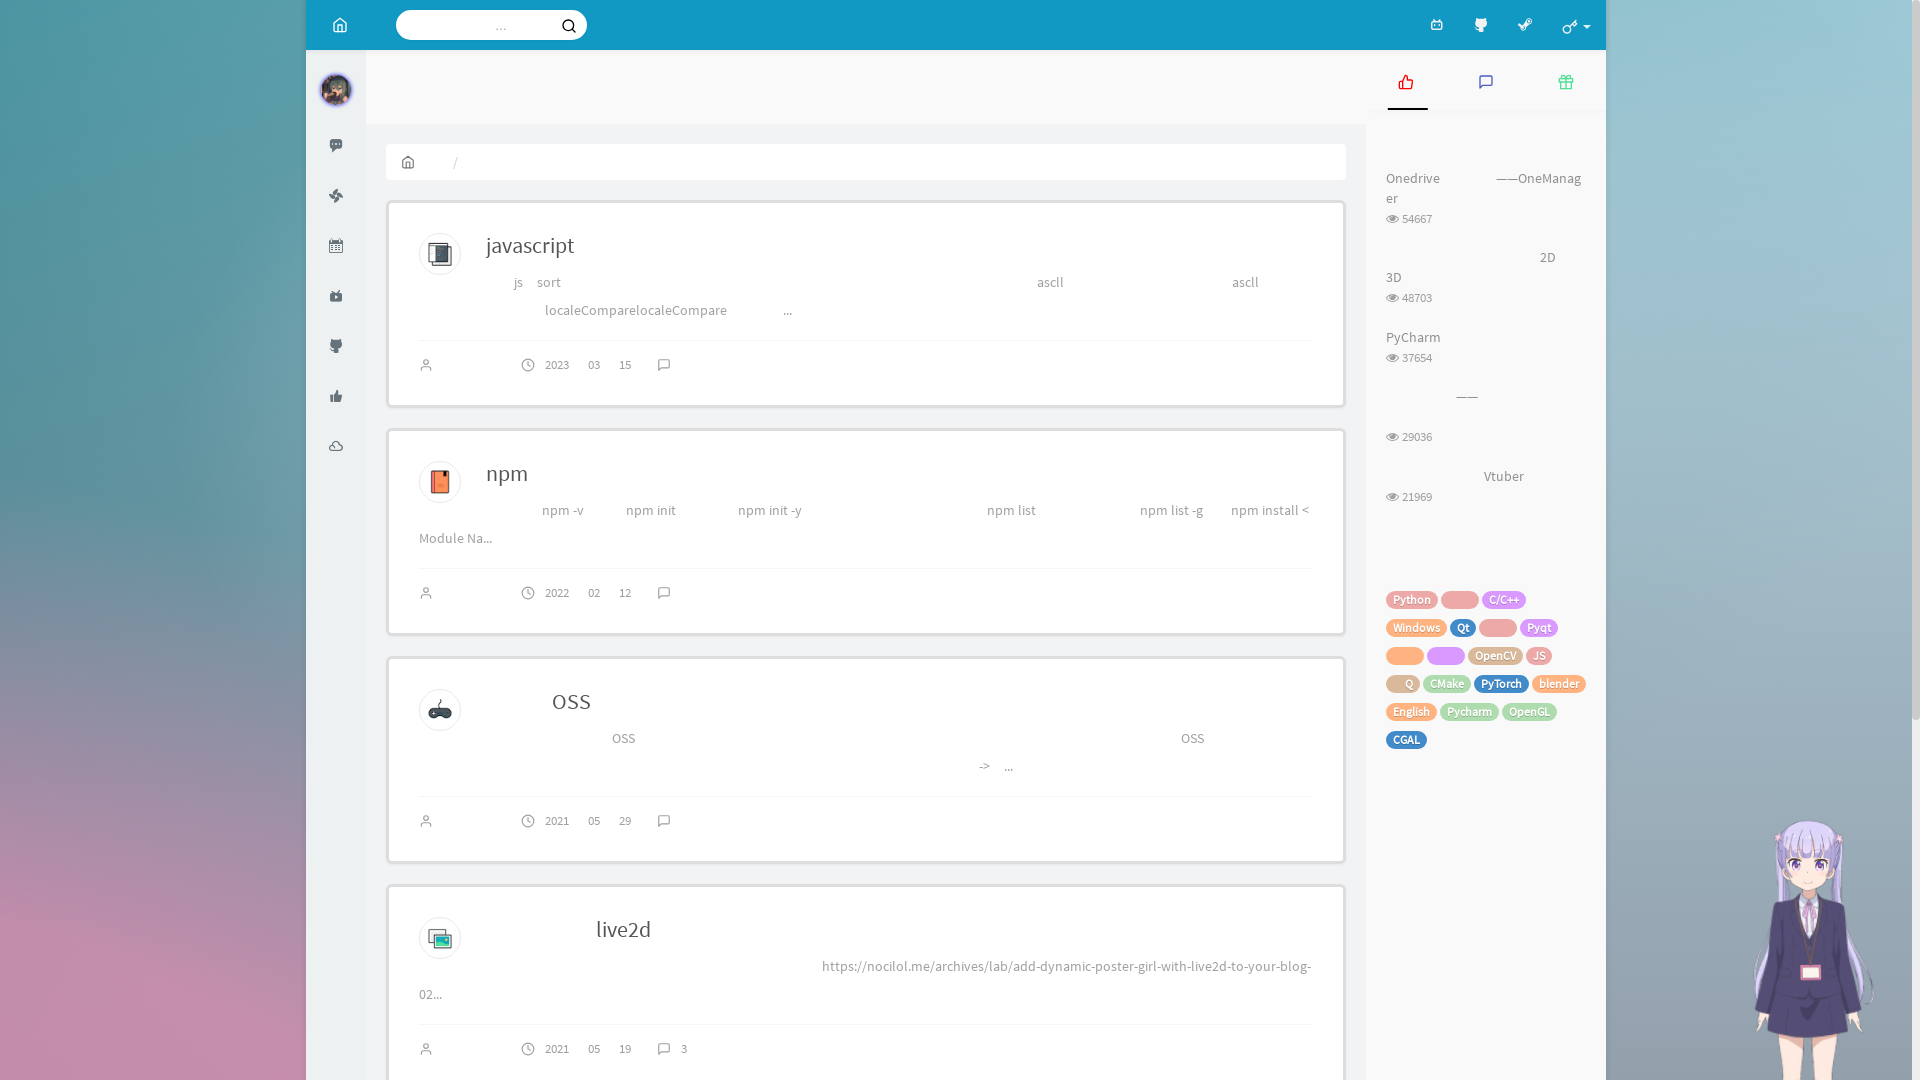 Image resolution: width=1920 pixels, height=1080 pixels. What do you see at coordinates (1501, 682) in the screenshot?
I see `'PyTorch'` at bounding box center [1501, 682].